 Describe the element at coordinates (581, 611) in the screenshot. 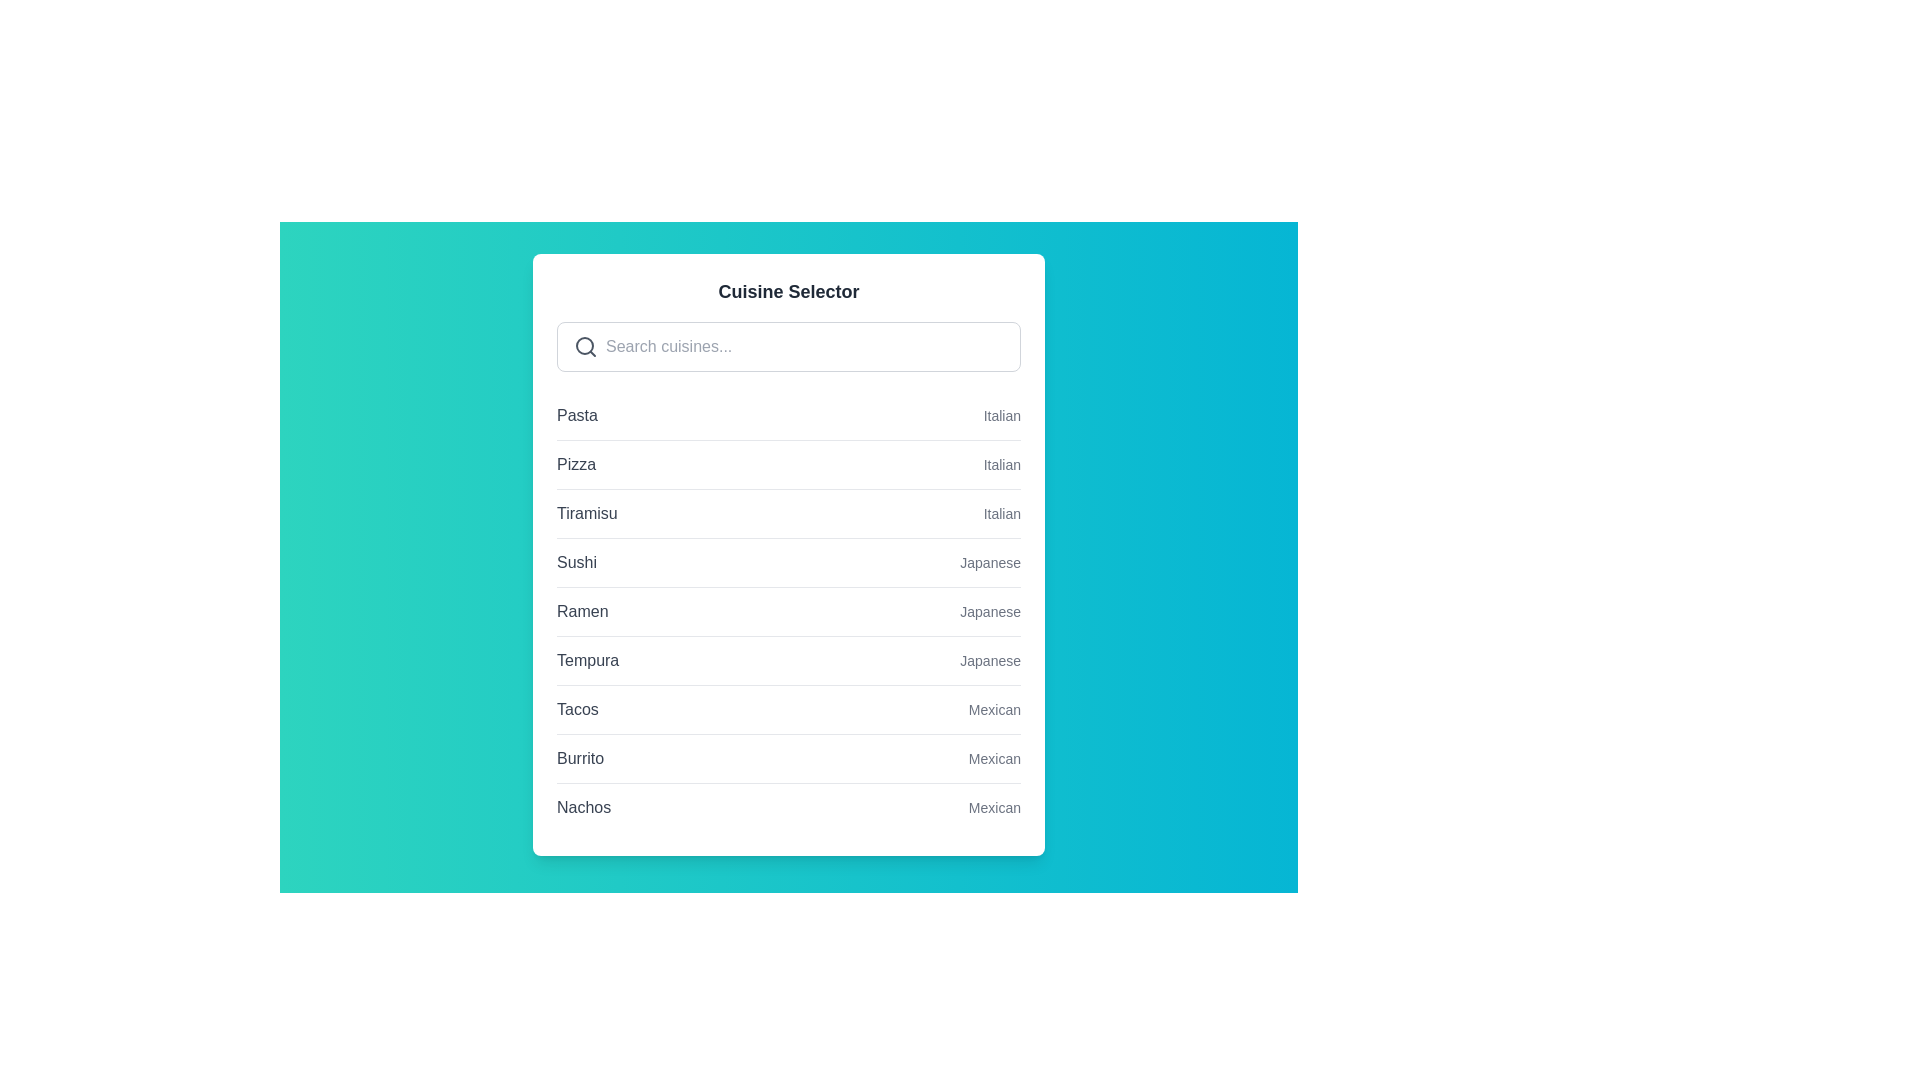

I see `text from the leftmost Text label displaying the name of a cuisine item, which is located within a bordered panel containing a list of cuisines` at that location.